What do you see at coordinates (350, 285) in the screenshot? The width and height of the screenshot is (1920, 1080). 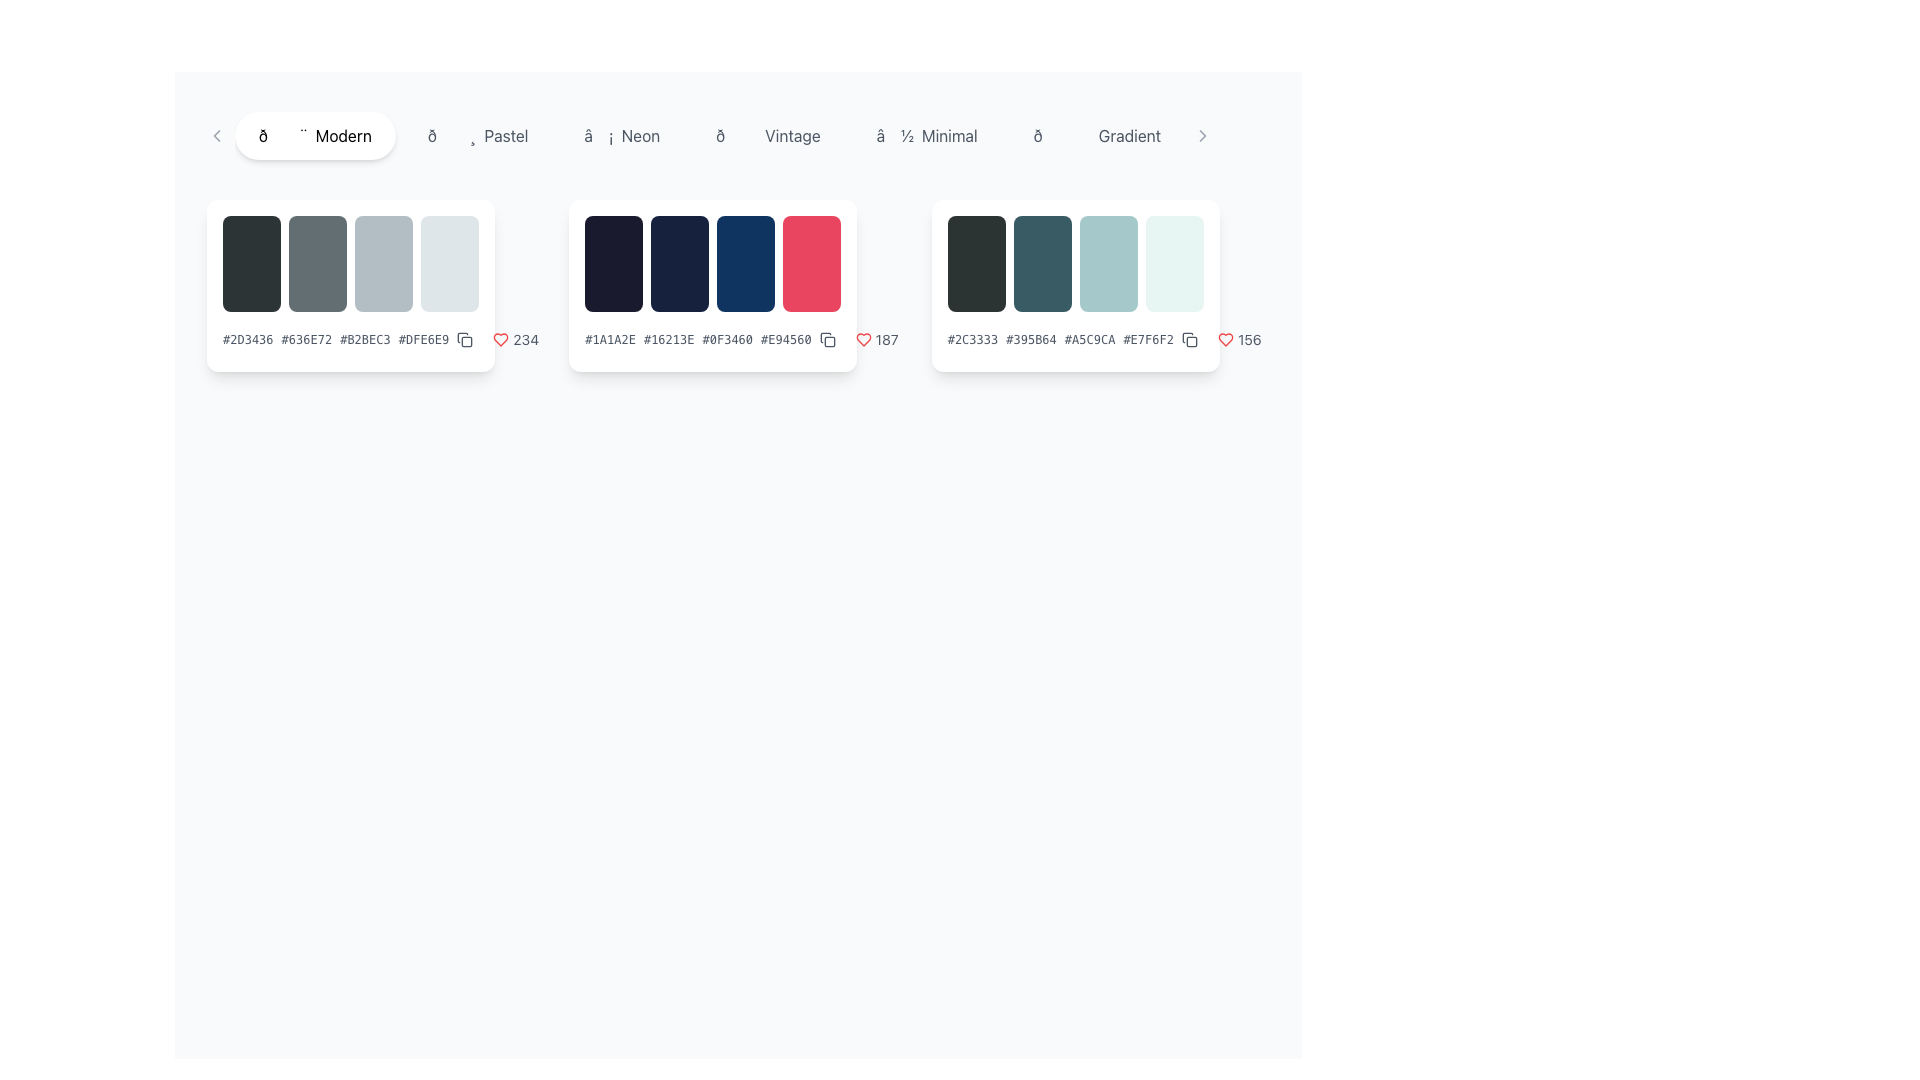 I see `the color palette selector blocks to get details about the colors, which are represented by four distinct gradient blocks located in the top-left section of the main interface` at bounding box center [350, 285].